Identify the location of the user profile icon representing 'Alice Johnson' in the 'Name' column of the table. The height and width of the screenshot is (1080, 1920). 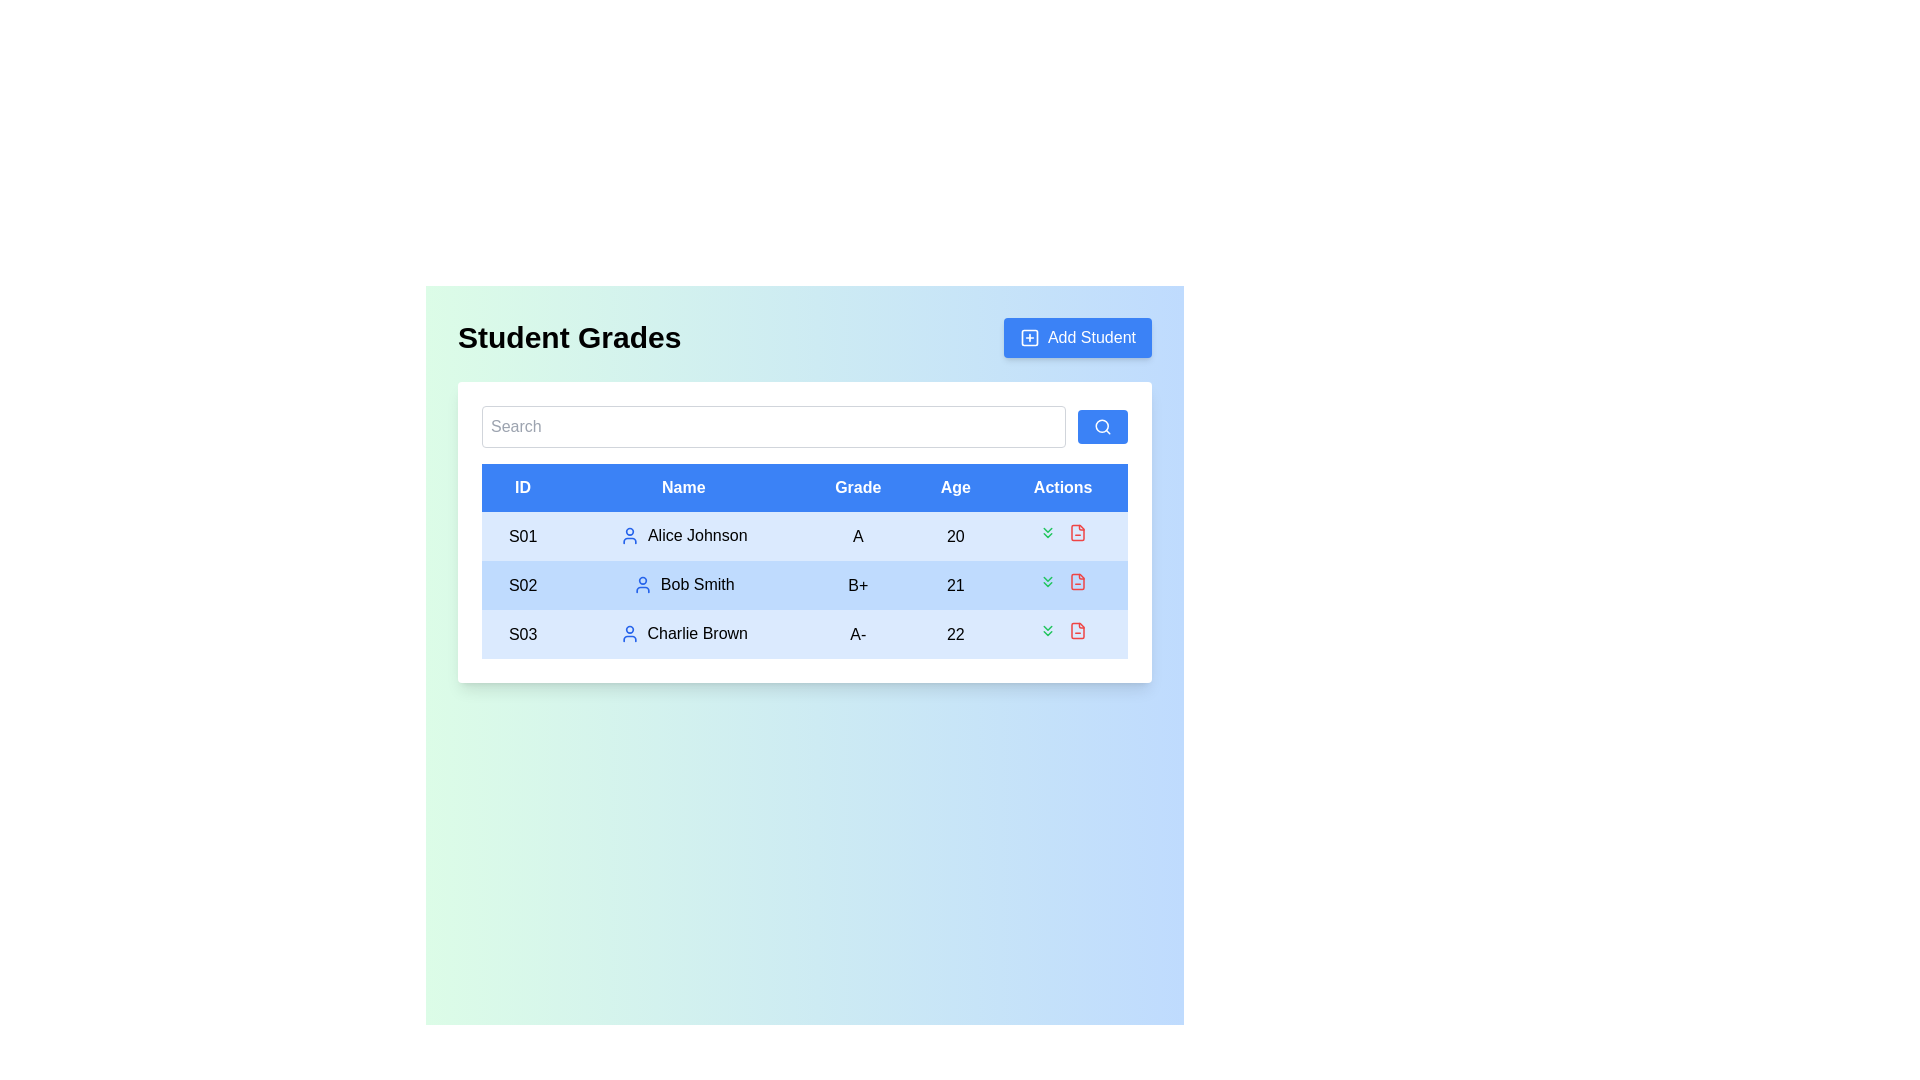
(628, 535).